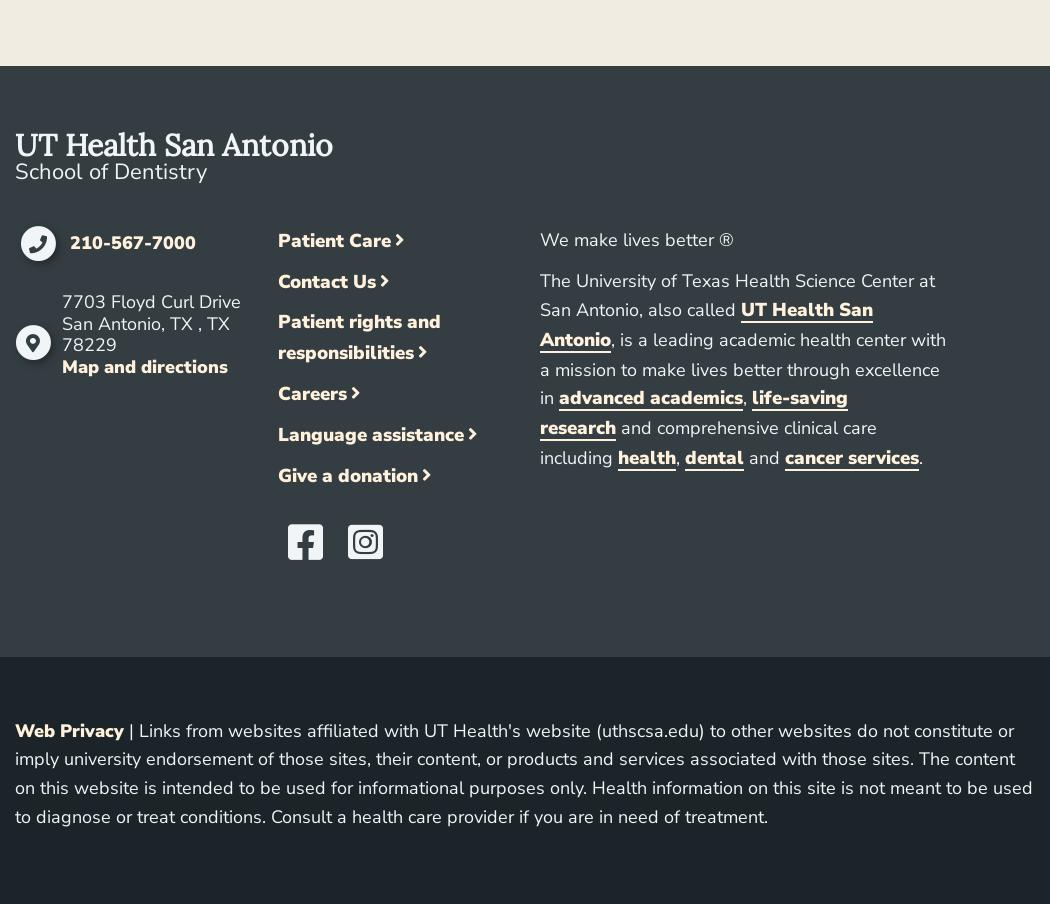 The height and width of the screenshot is (904, 1050). What do you see at coordinates (150, 302) in the screenshot?
I see `'7703 Floyd Curl Drive'` at bounding box center [150, 302].